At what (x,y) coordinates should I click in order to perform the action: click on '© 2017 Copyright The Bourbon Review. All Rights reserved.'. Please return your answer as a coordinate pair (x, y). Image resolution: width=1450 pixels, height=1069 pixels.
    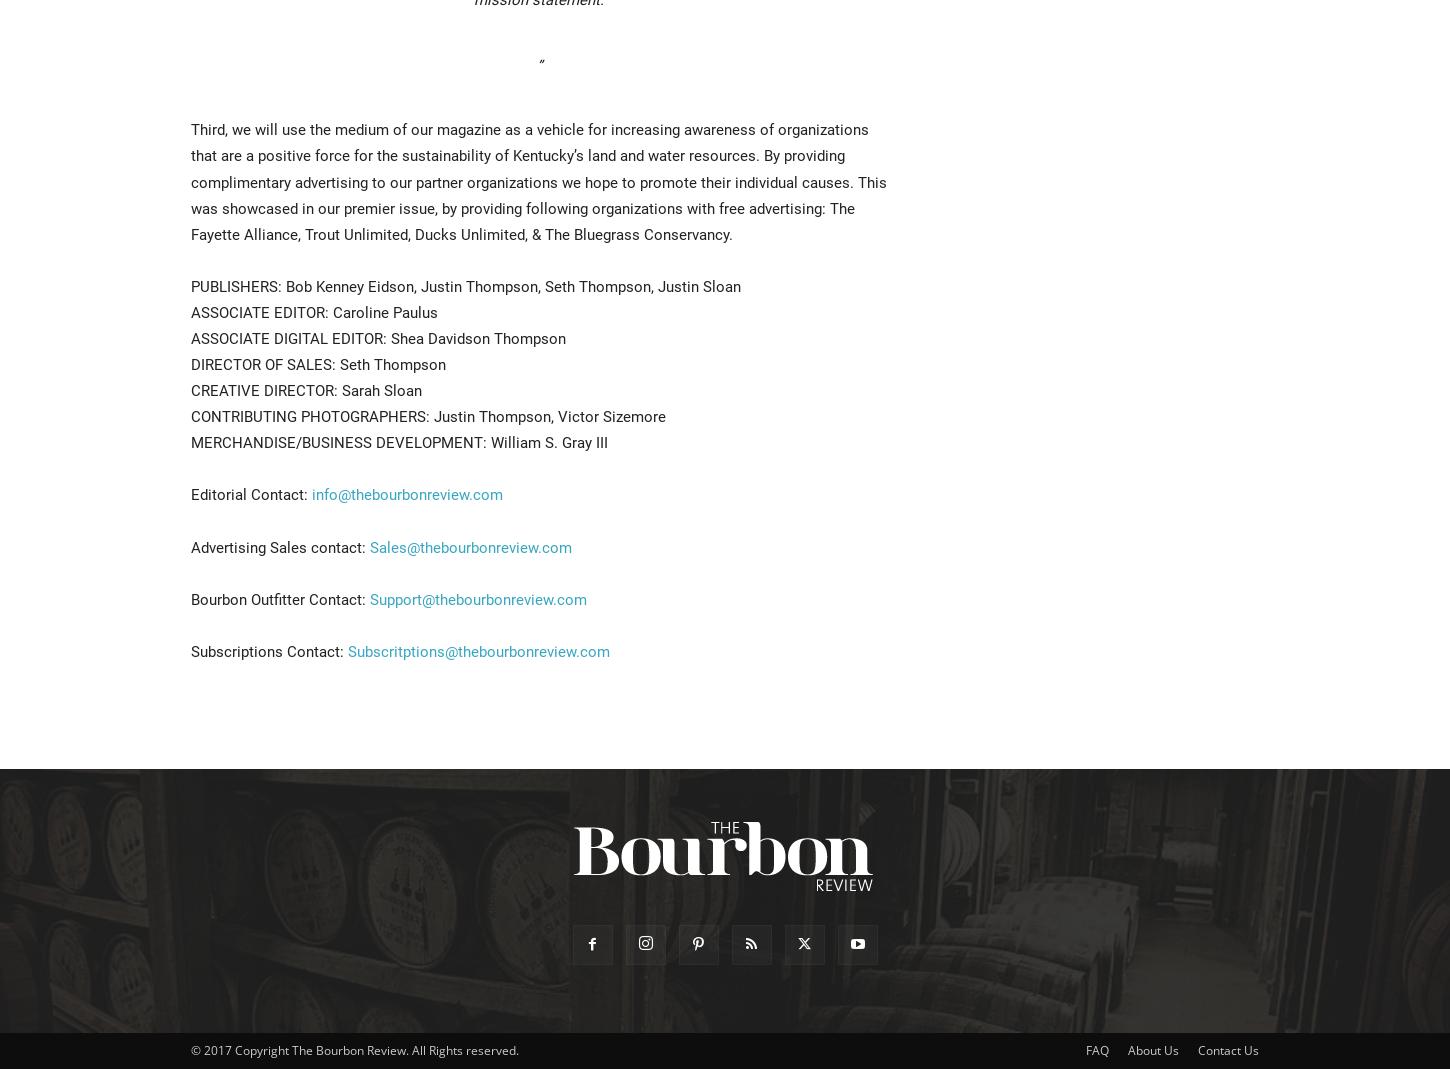
    Looking at the image, I should click on (354, 1049).